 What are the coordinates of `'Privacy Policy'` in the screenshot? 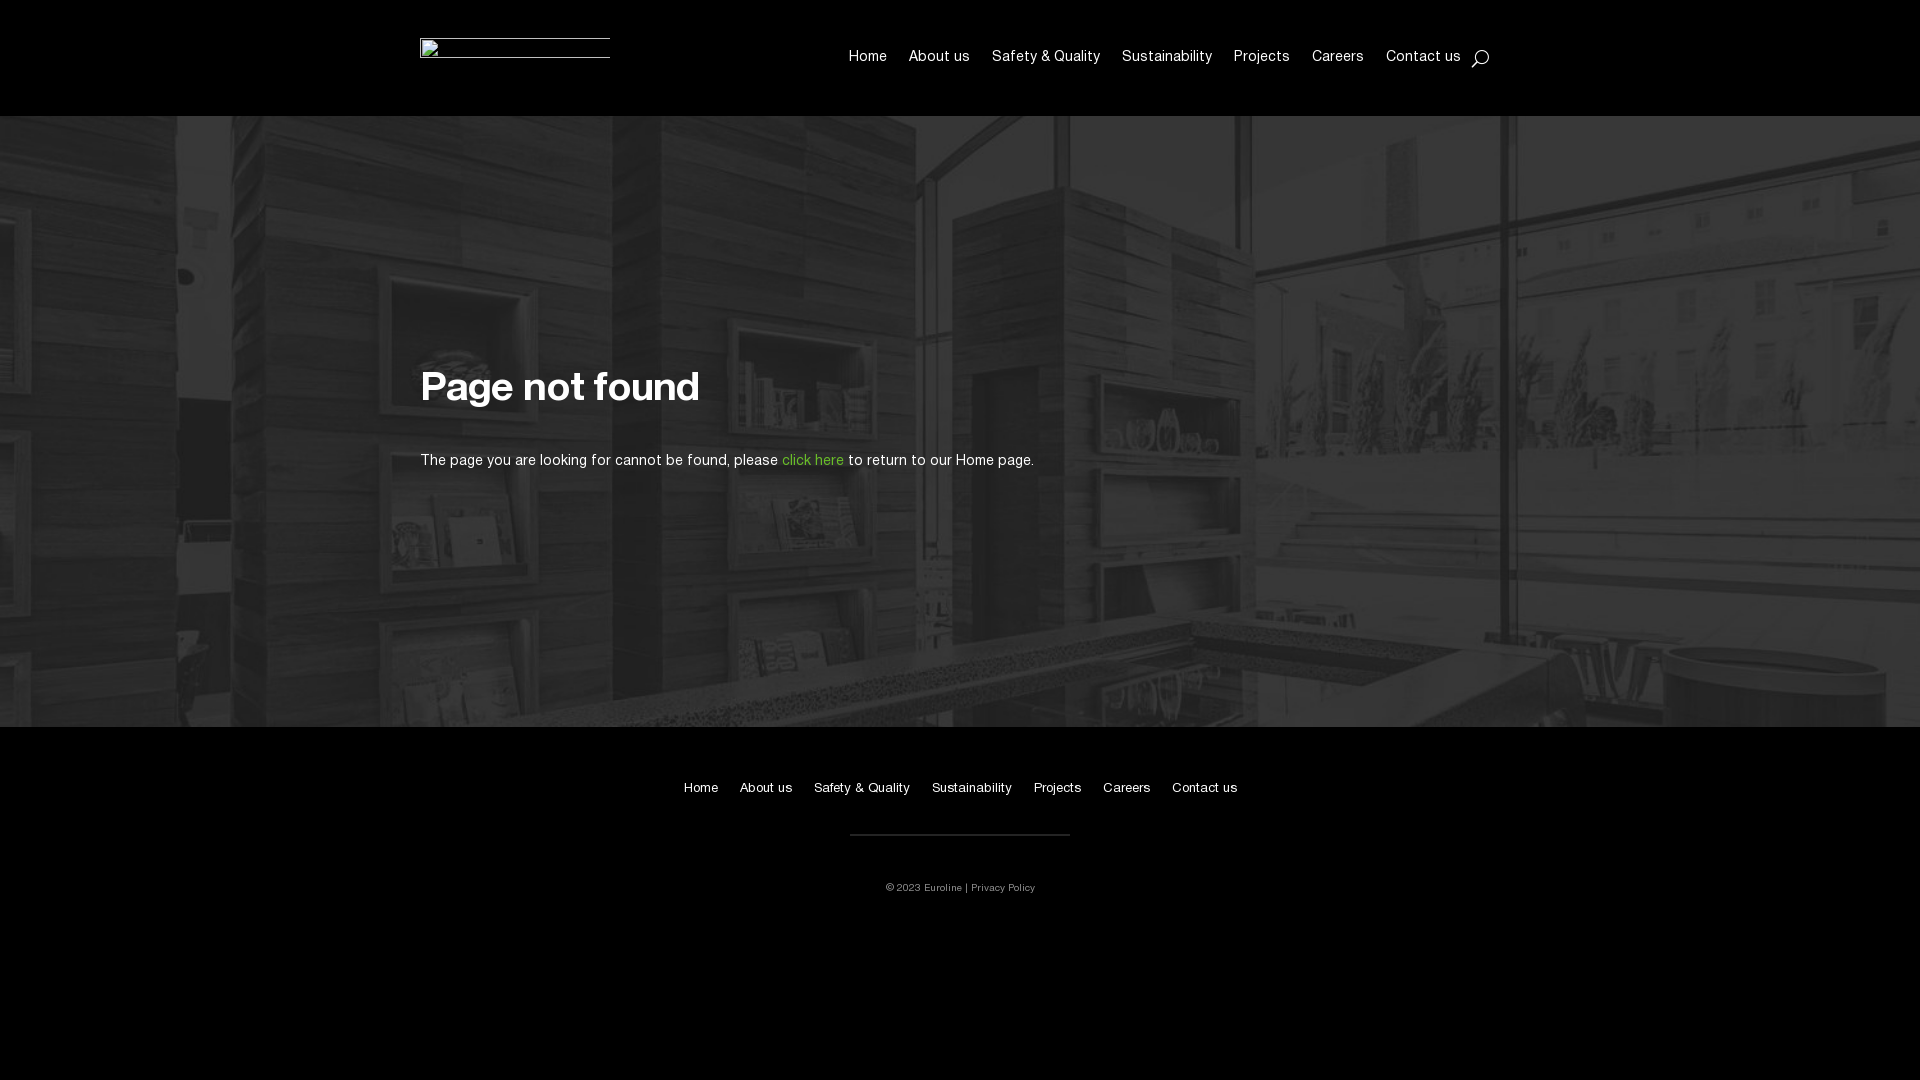 It's located at (1002, 887).